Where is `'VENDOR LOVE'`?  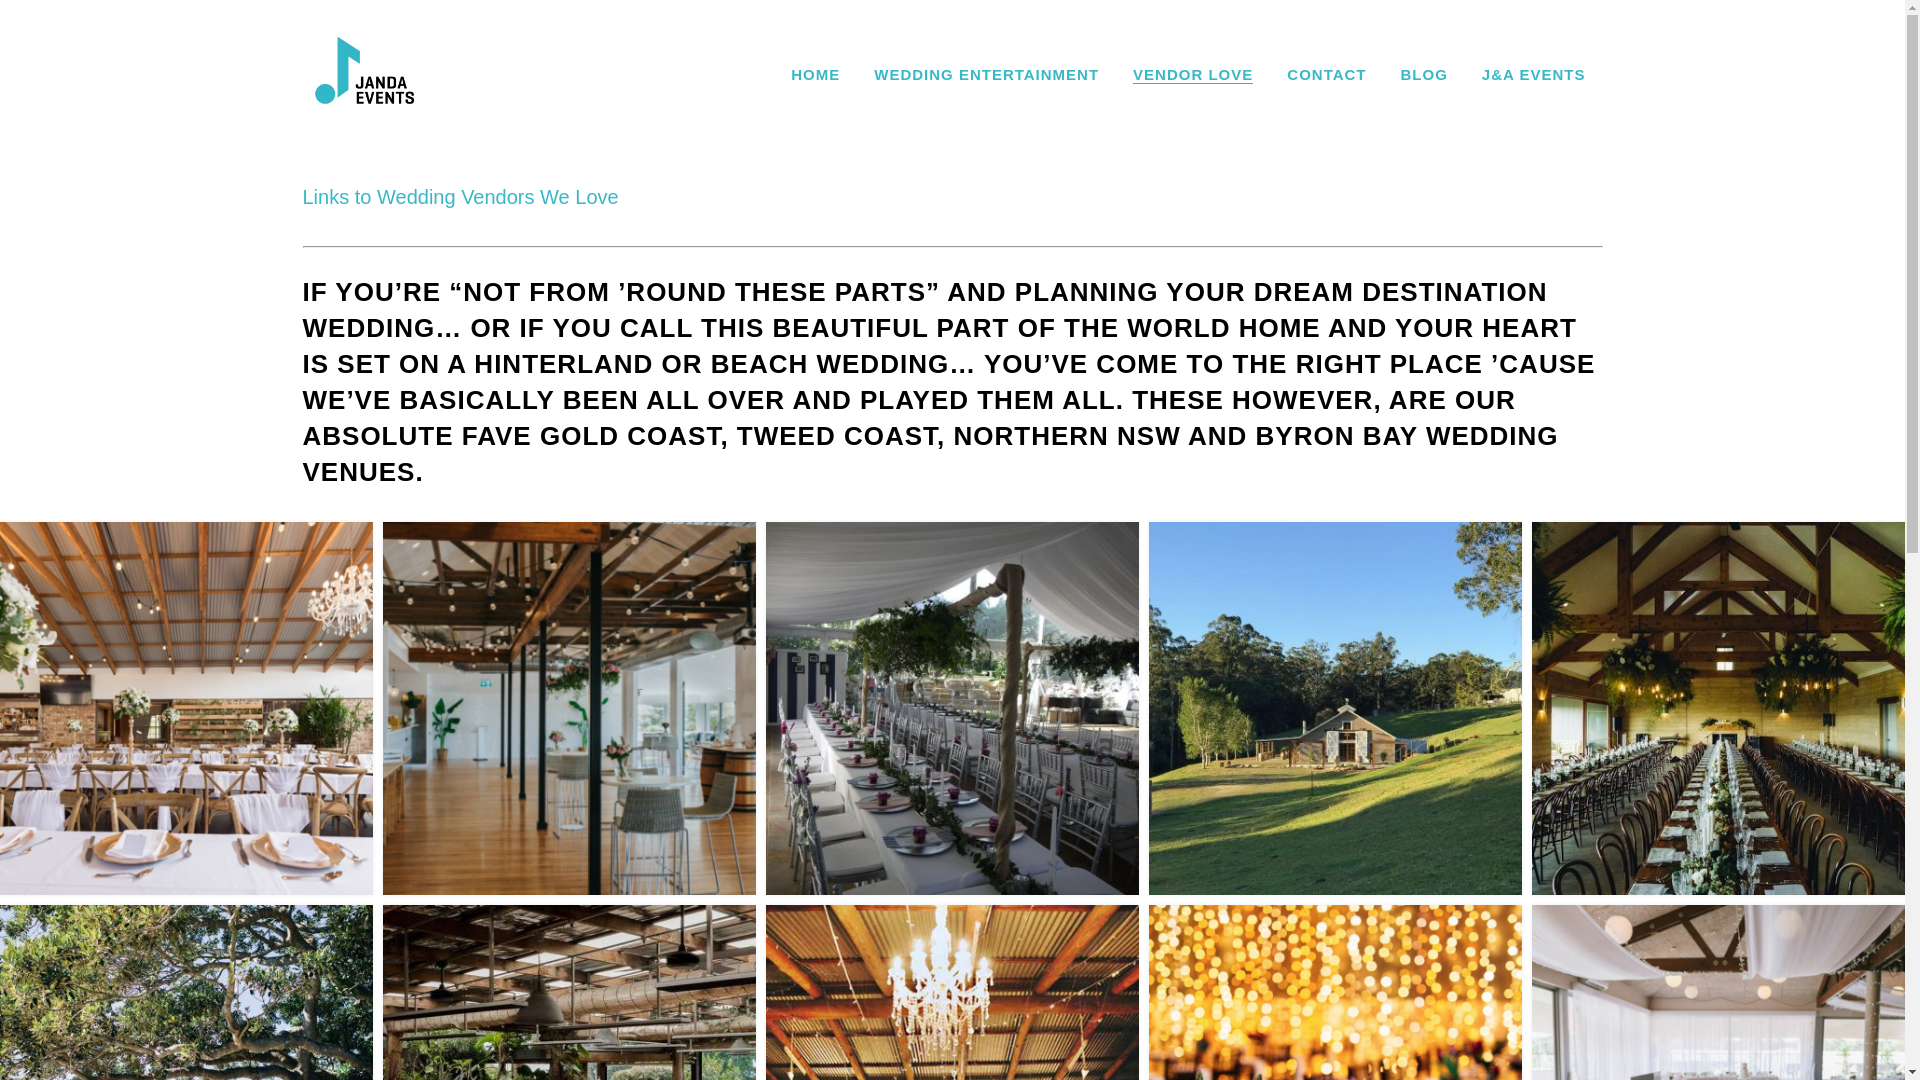 'VENDOR LOVE' is located at coordinates (1193, 73).